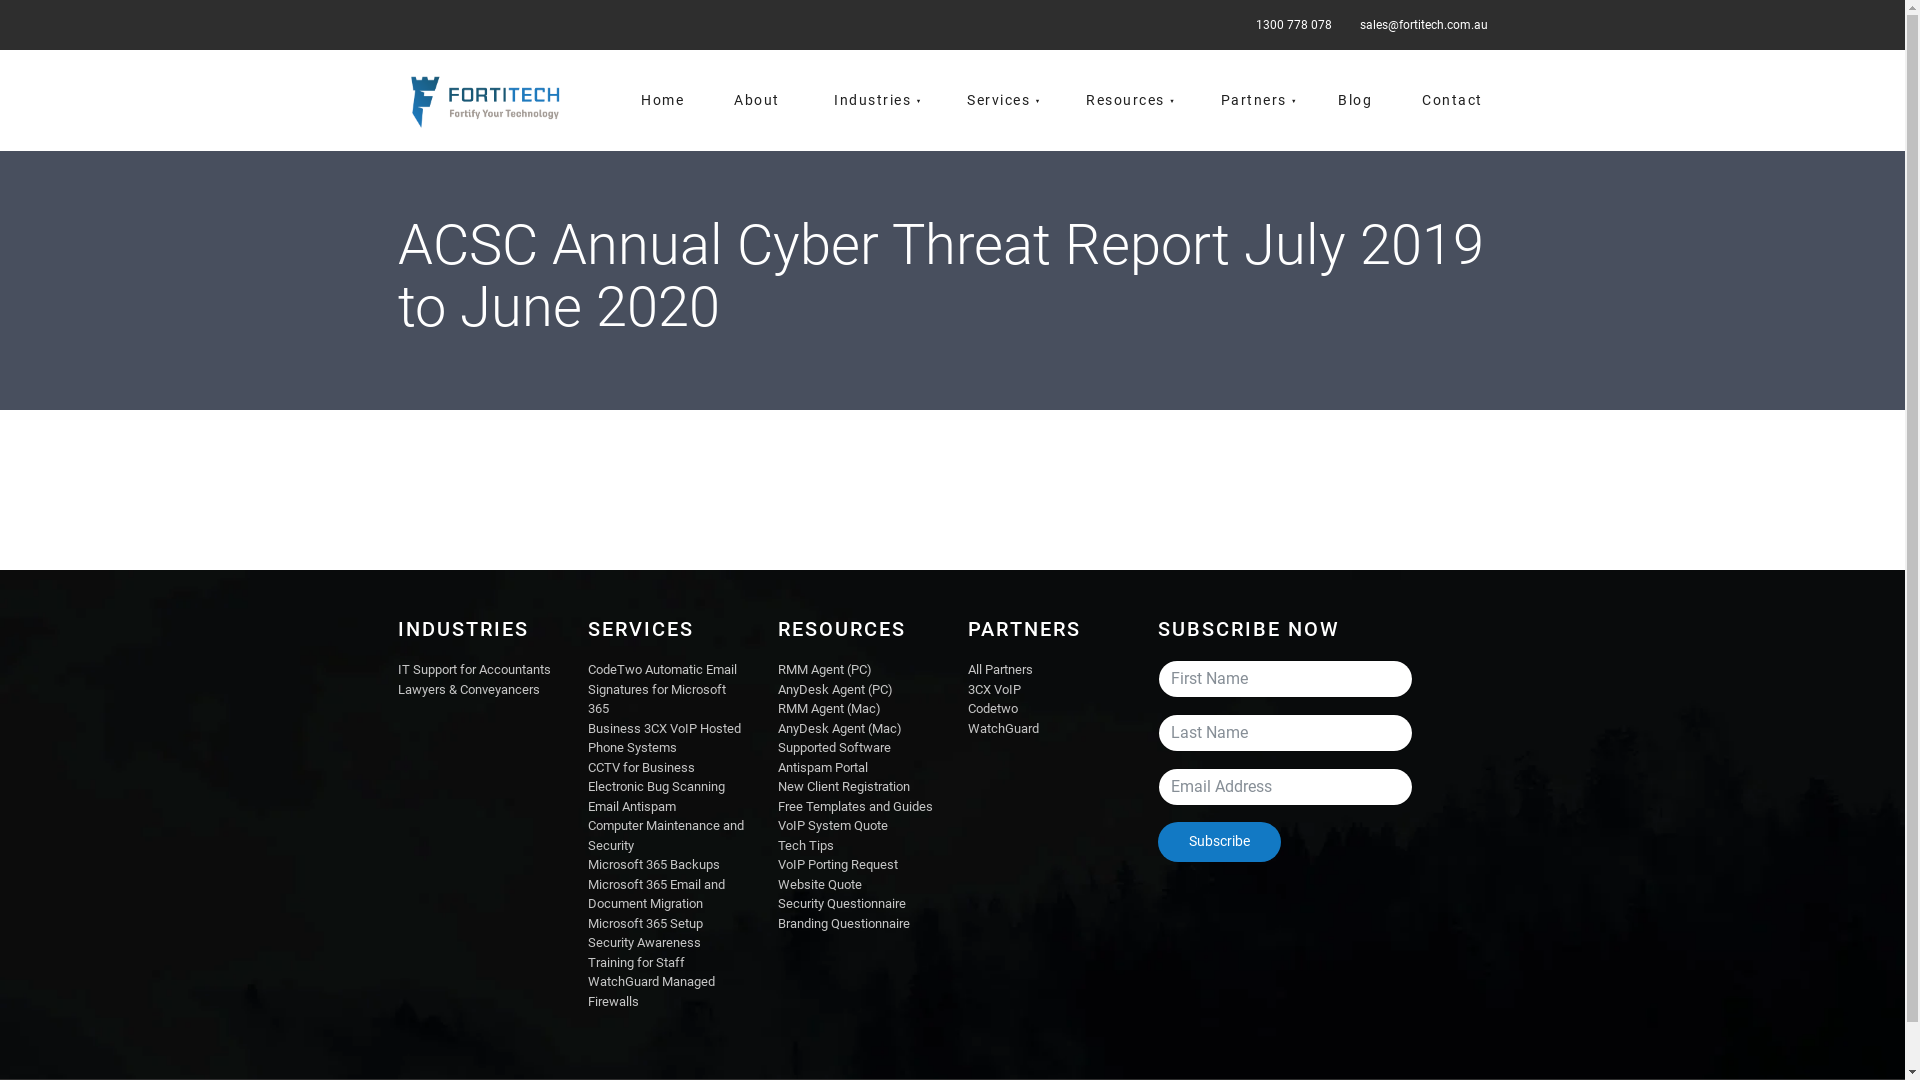  What do you see at coordinates (840, 728) in the screenshot?
I see `'AnyDesk Agent (Mac)'` at bounding box center [840, 728].